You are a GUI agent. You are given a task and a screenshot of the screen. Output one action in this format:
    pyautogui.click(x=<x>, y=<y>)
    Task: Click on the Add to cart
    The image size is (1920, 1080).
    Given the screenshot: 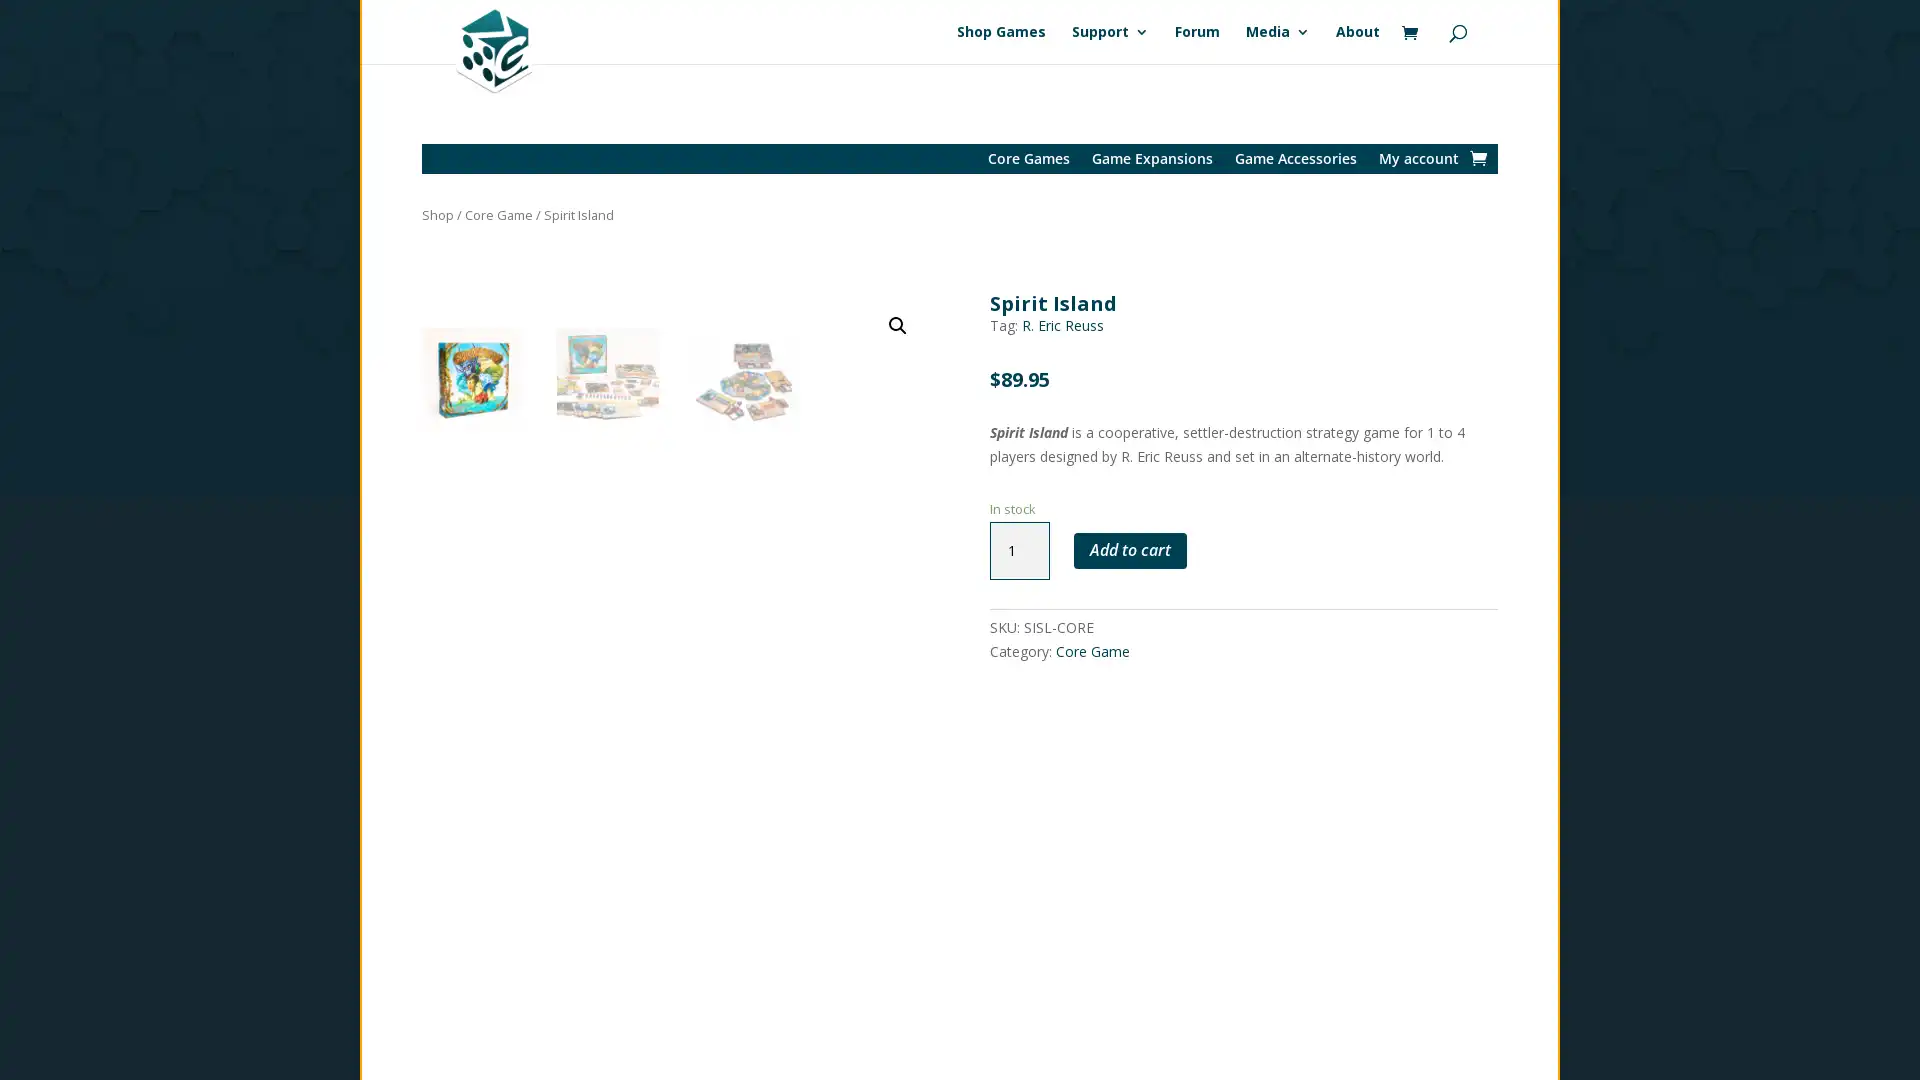 What is the action you would take?
    pyautogui.click(x=1129, y=550)
    